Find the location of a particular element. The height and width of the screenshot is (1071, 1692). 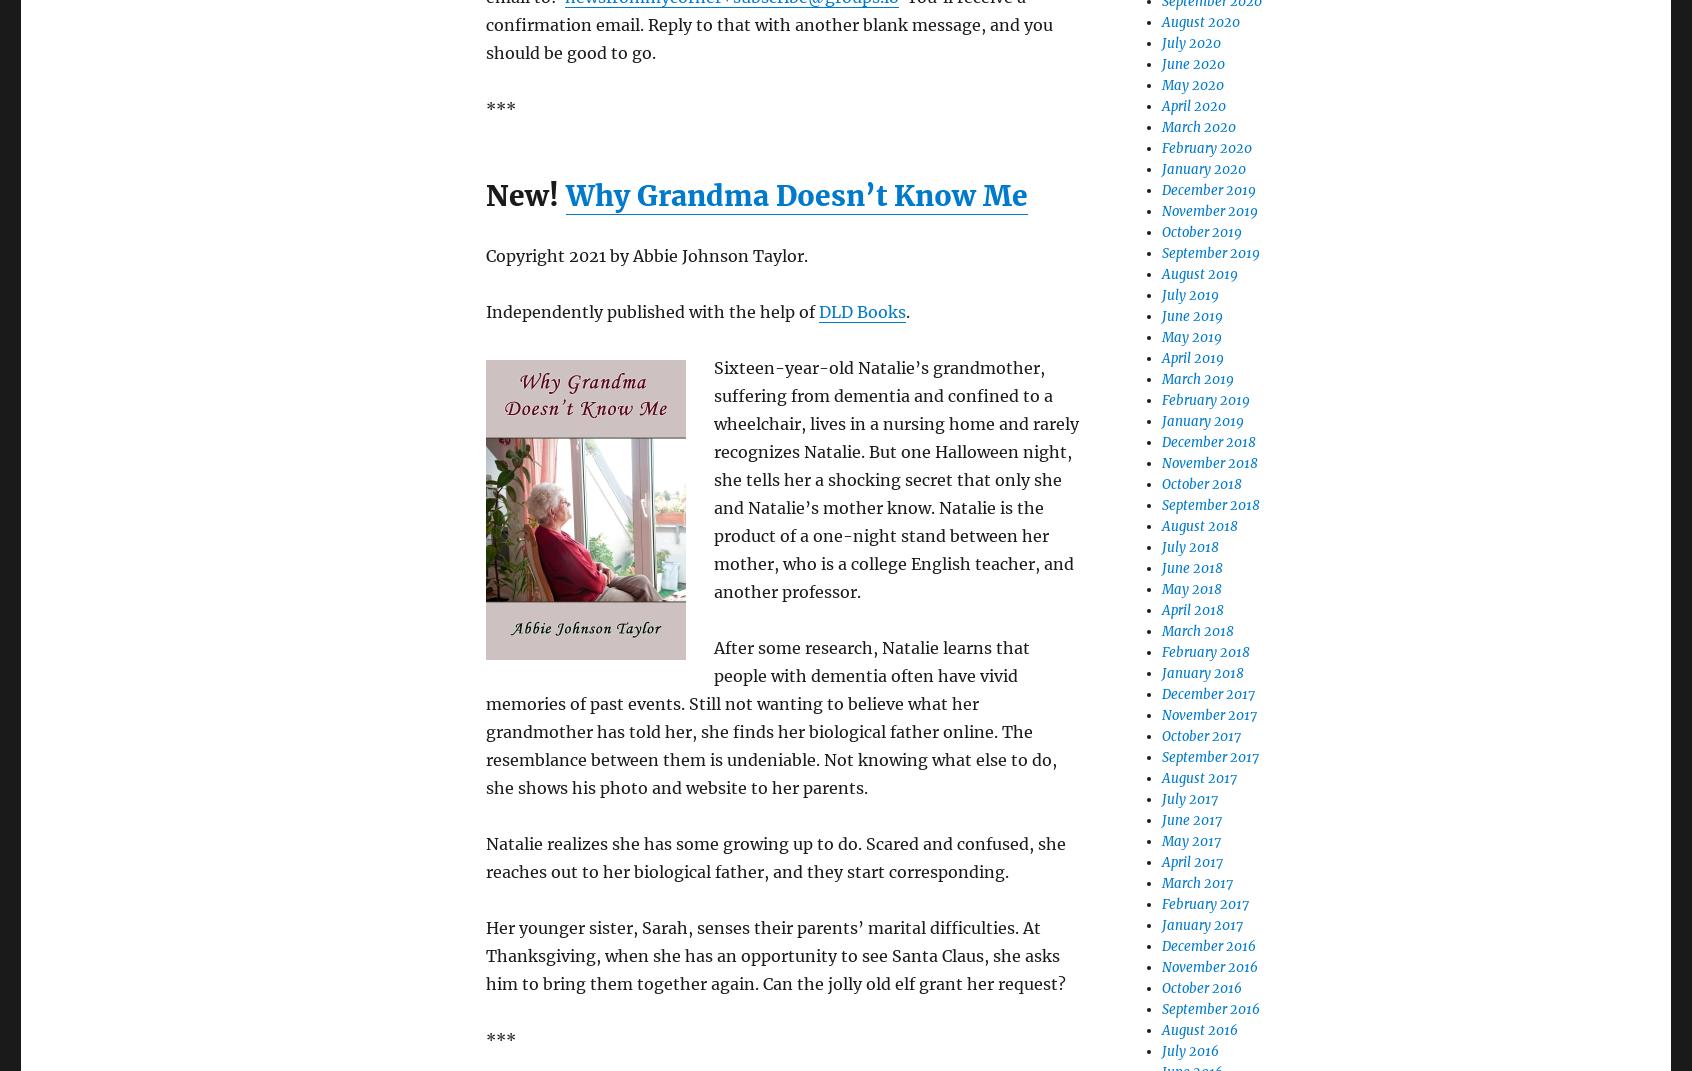

'Independently published with the help of' is located at coordinates (652, 310).